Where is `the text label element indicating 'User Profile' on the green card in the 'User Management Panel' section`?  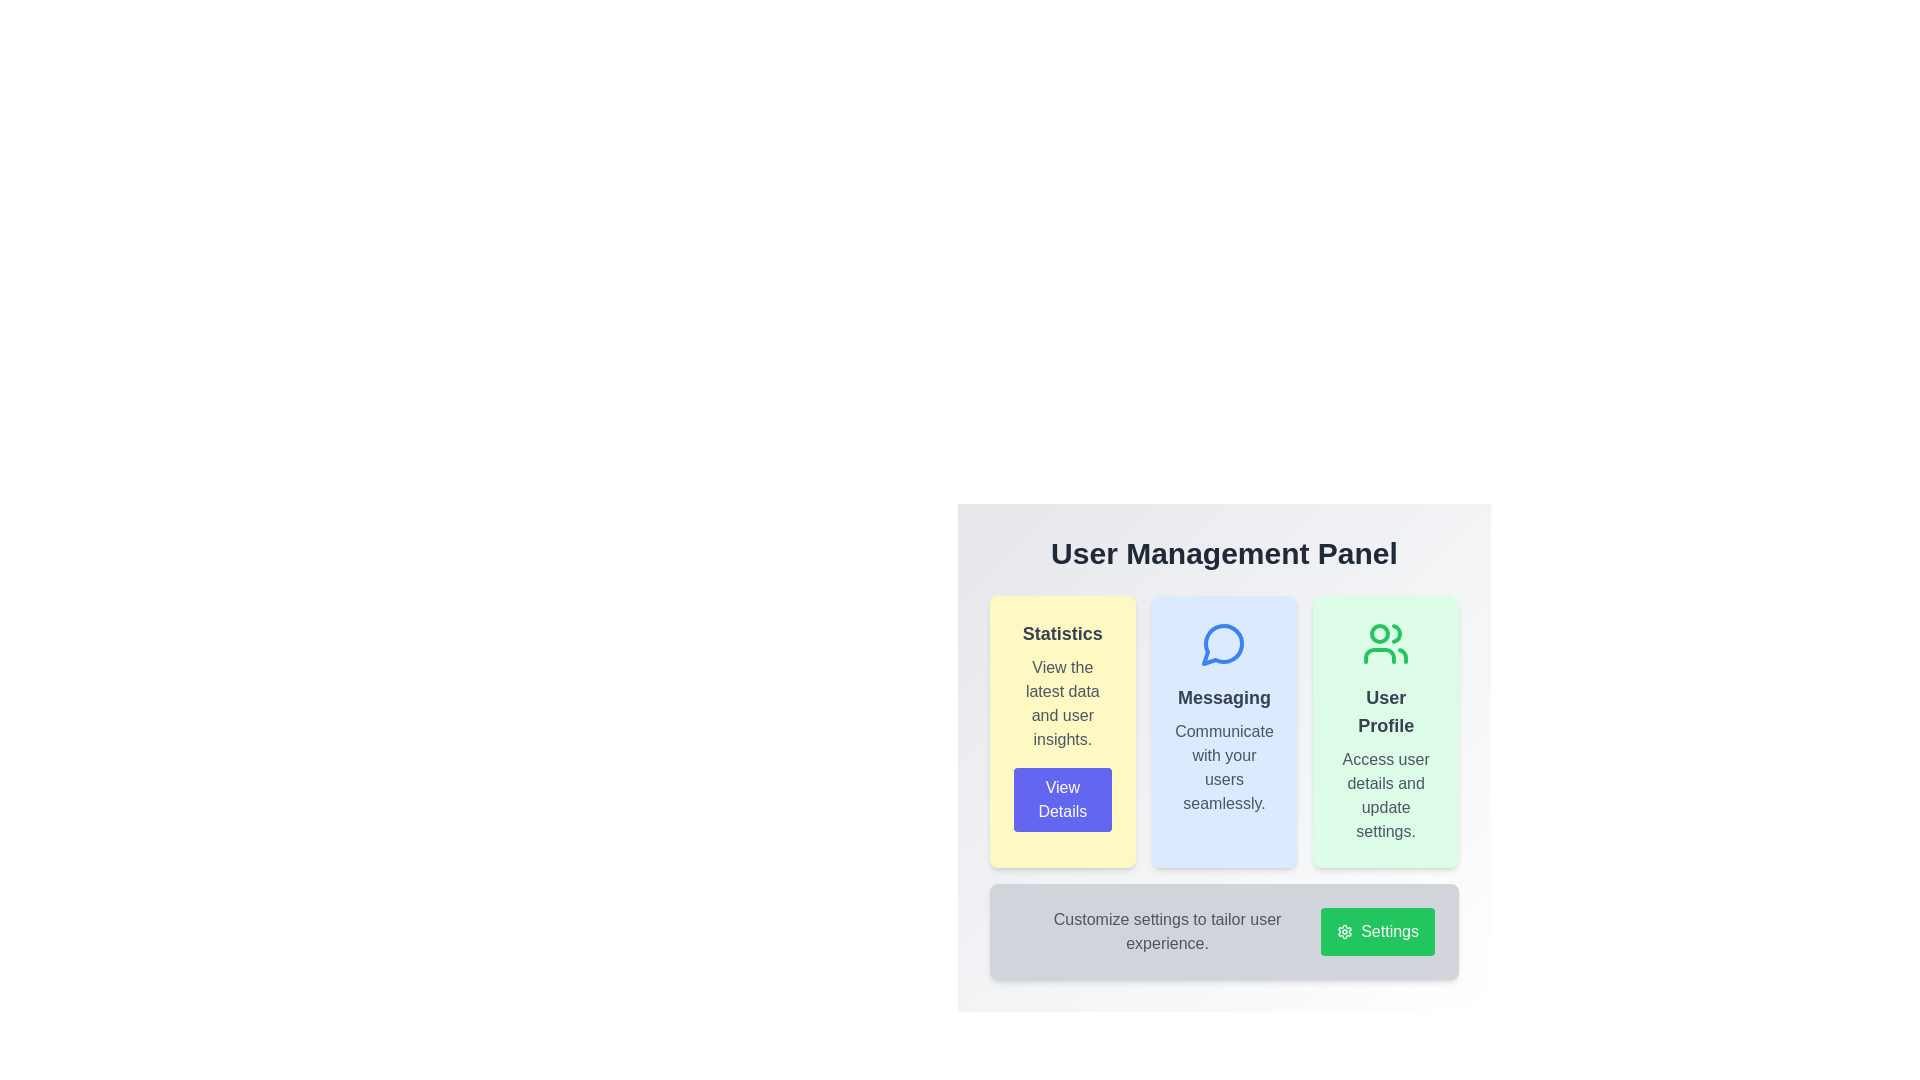
the text label element indicating 'User Profile' on the green card in the 'User Management Panel' section is located at coordinates (1385, 711).